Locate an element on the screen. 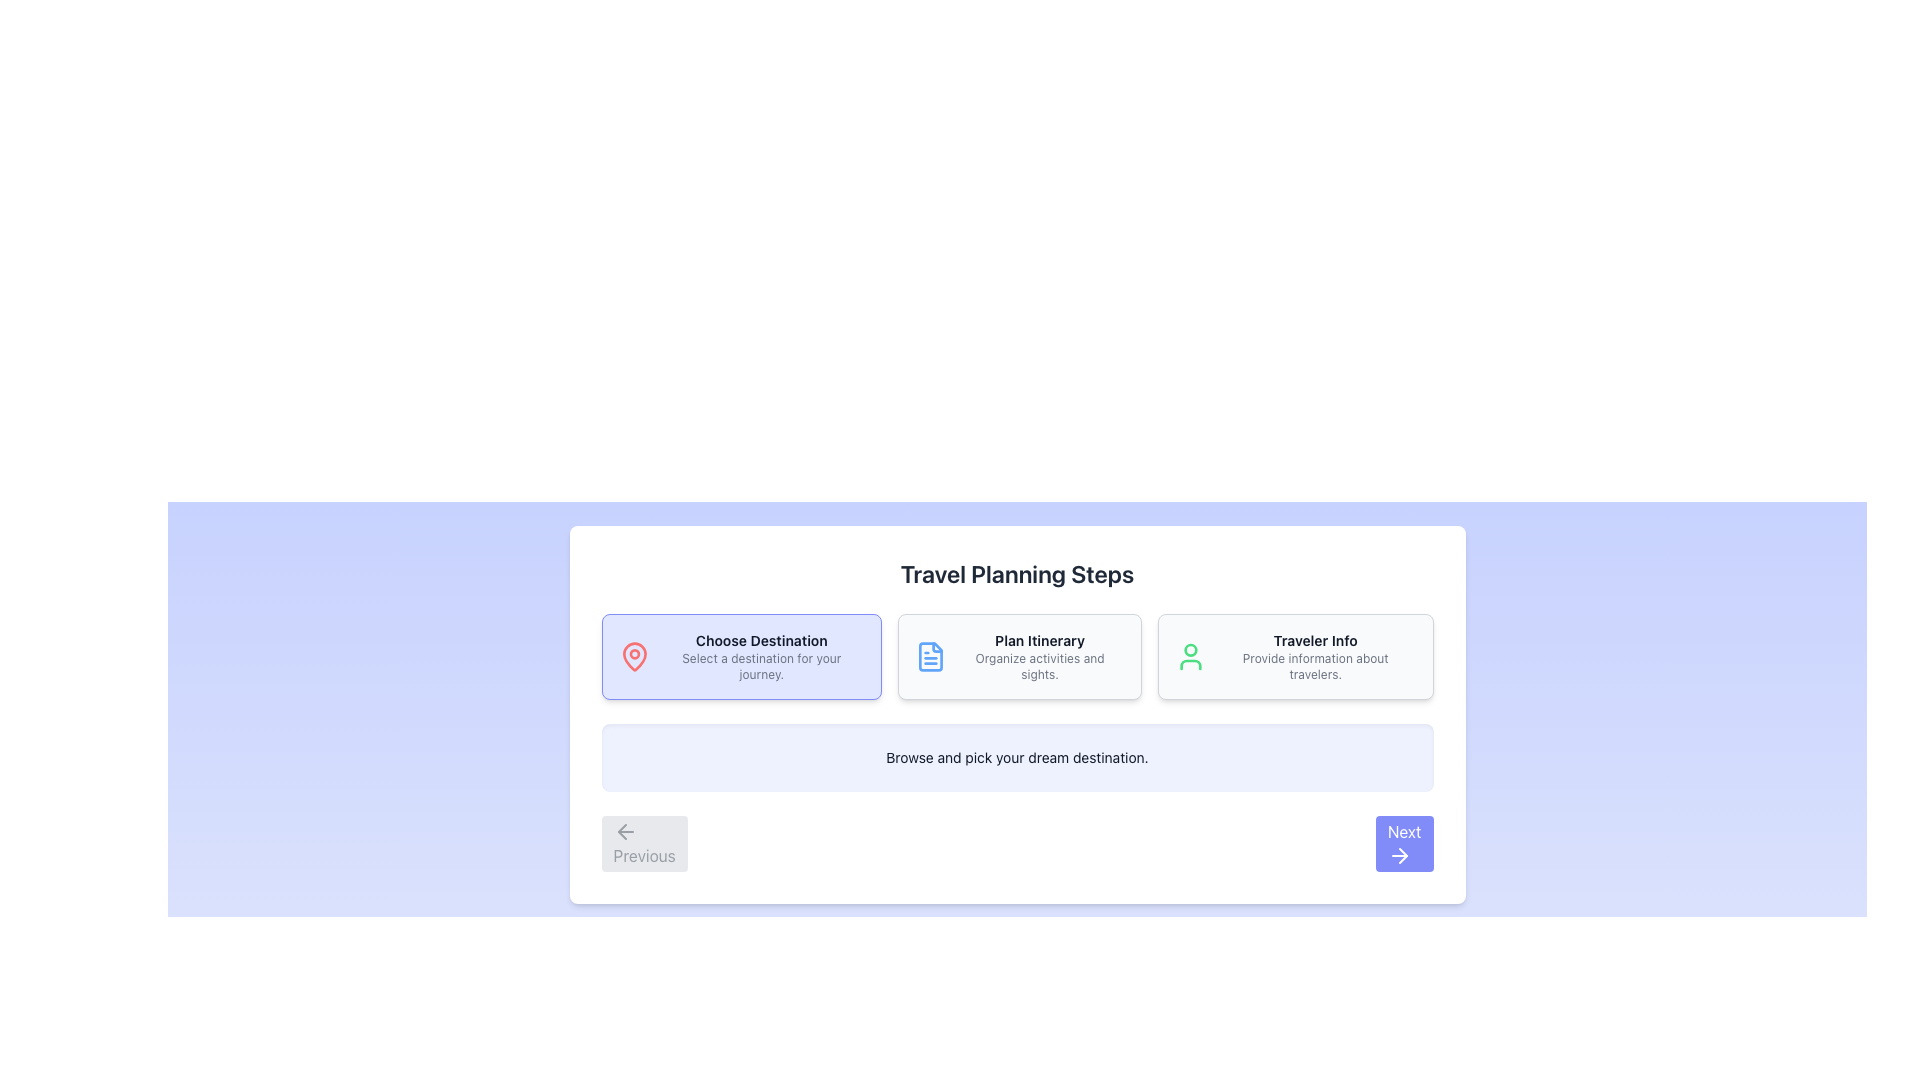  the center of the horizontal navigation step indicator to interact with the travel planning steps is located at coordinates (1017, 656).